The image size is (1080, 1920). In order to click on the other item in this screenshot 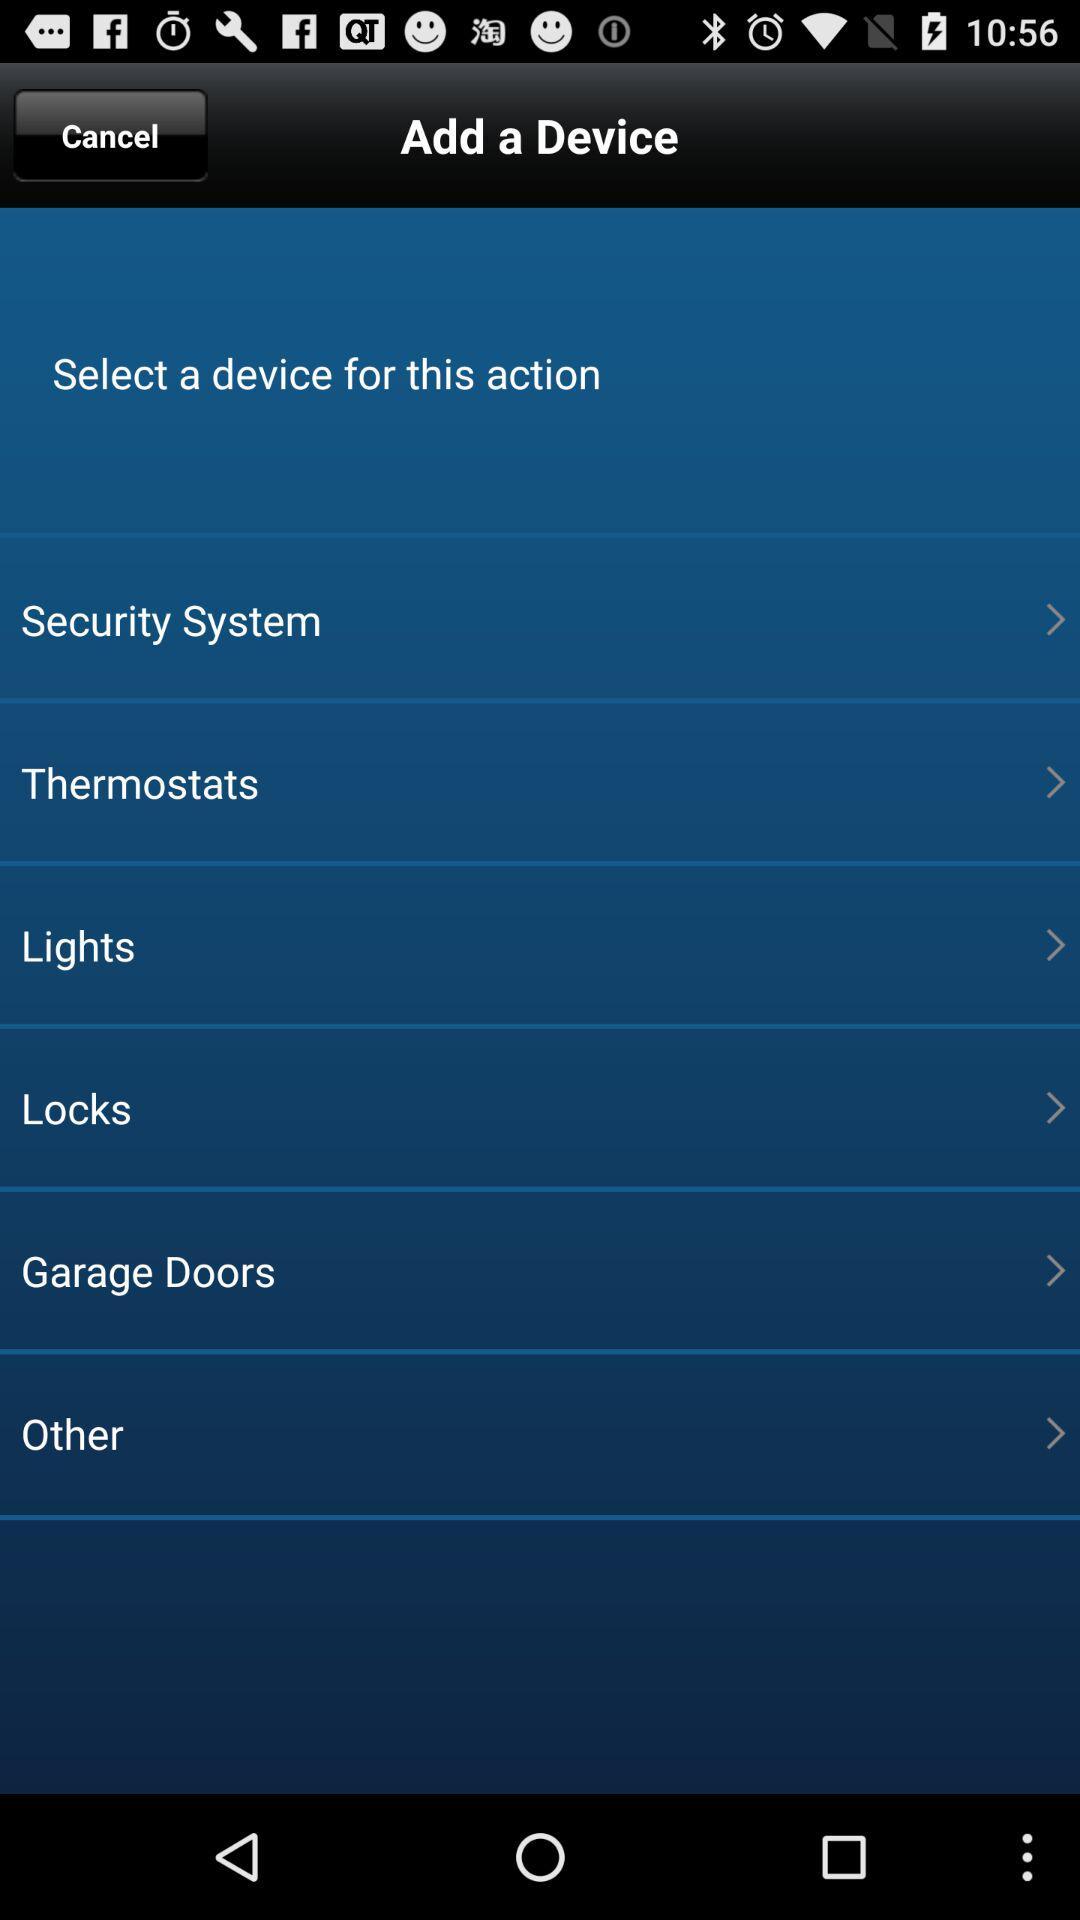, I will do `click(532, 1432)`.